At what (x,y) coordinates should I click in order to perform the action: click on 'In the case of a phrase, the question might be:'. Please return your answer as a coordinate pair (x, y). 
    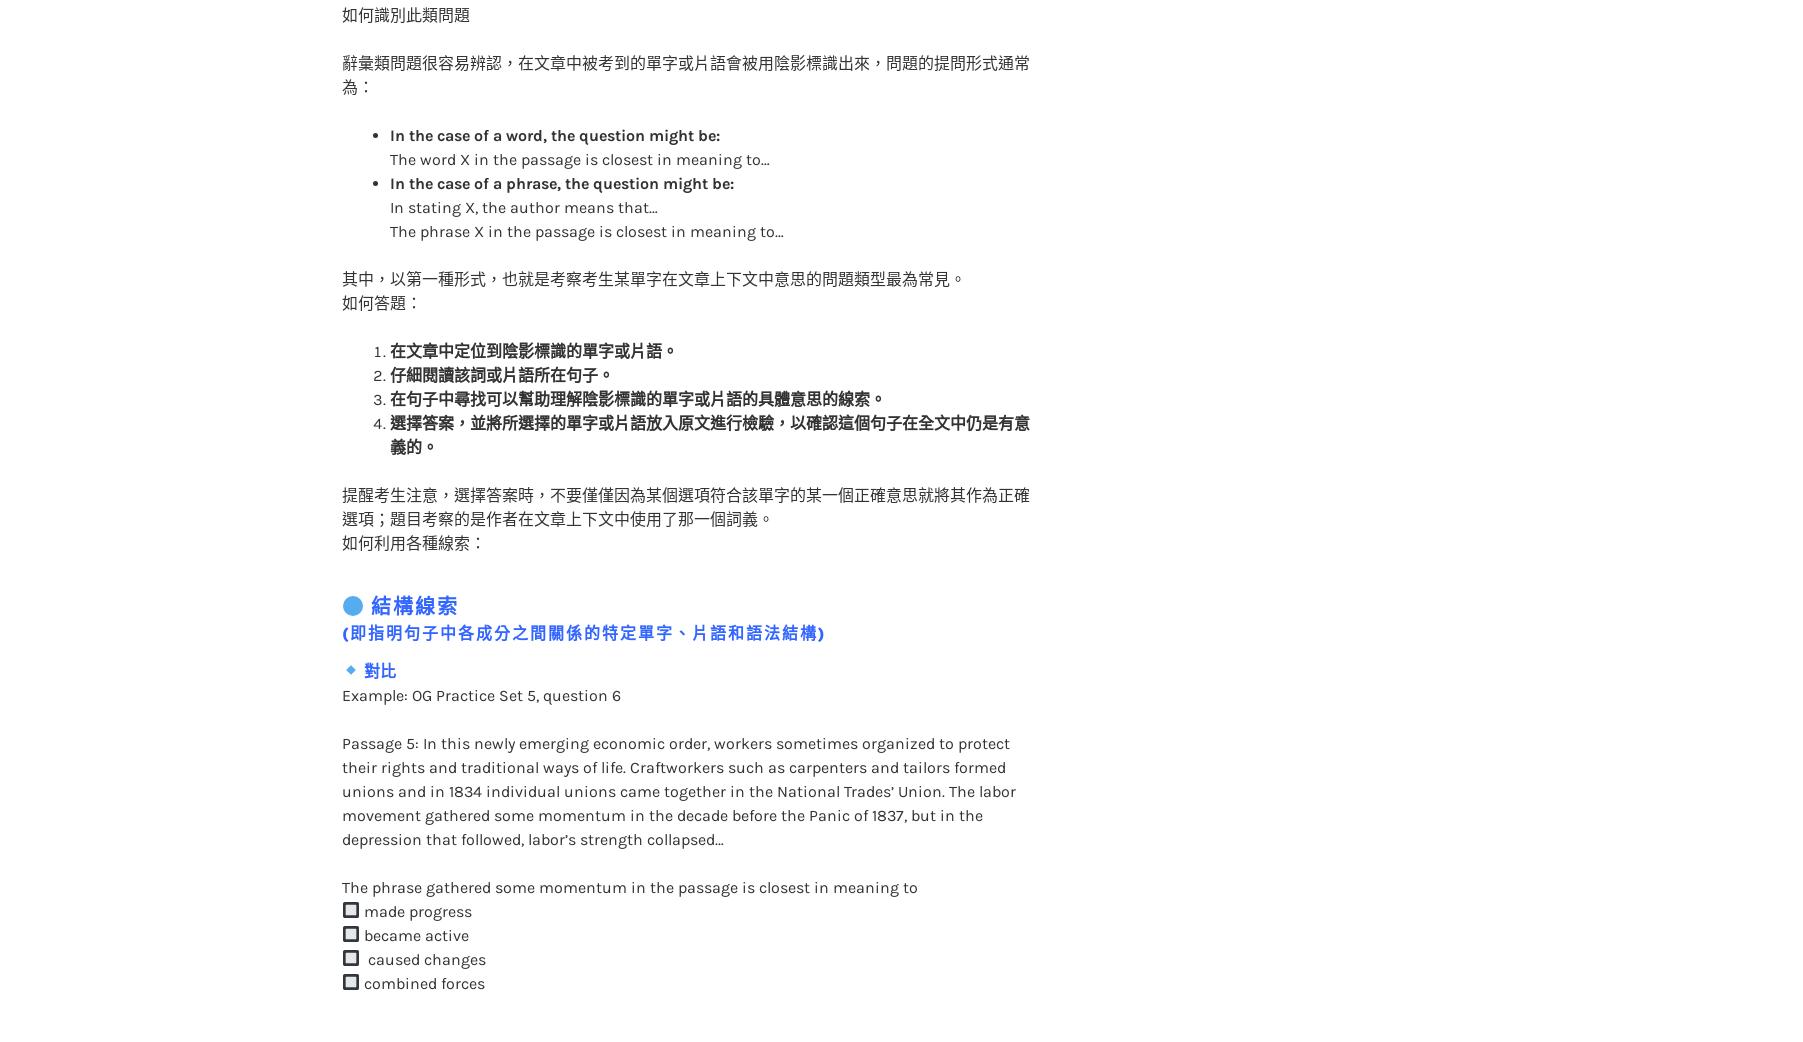
    Looking at the image, I should click on (559, 142).